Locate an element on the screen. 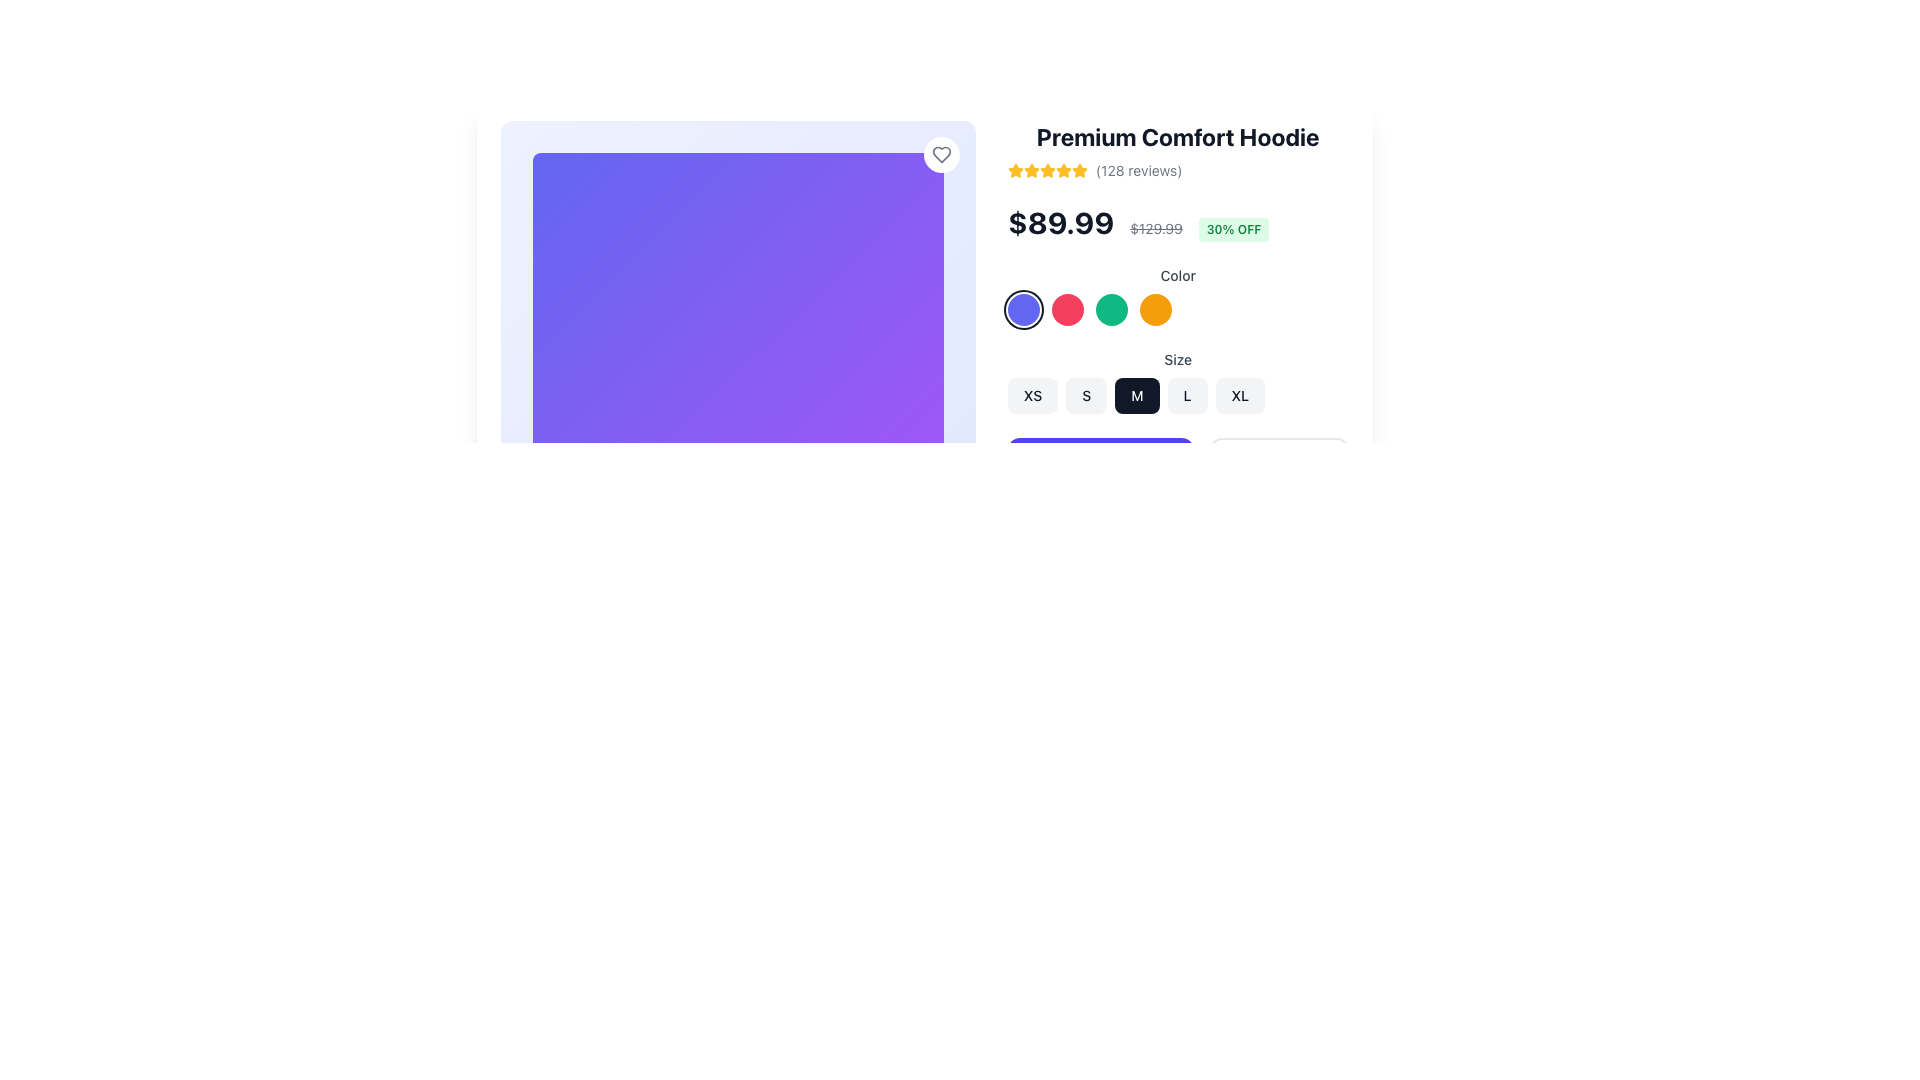 The height and width of the screenshot is (1080, 1920). the heart-shaped icon located in the top-right corner of the product image panel is located at coordinates (940, 153).